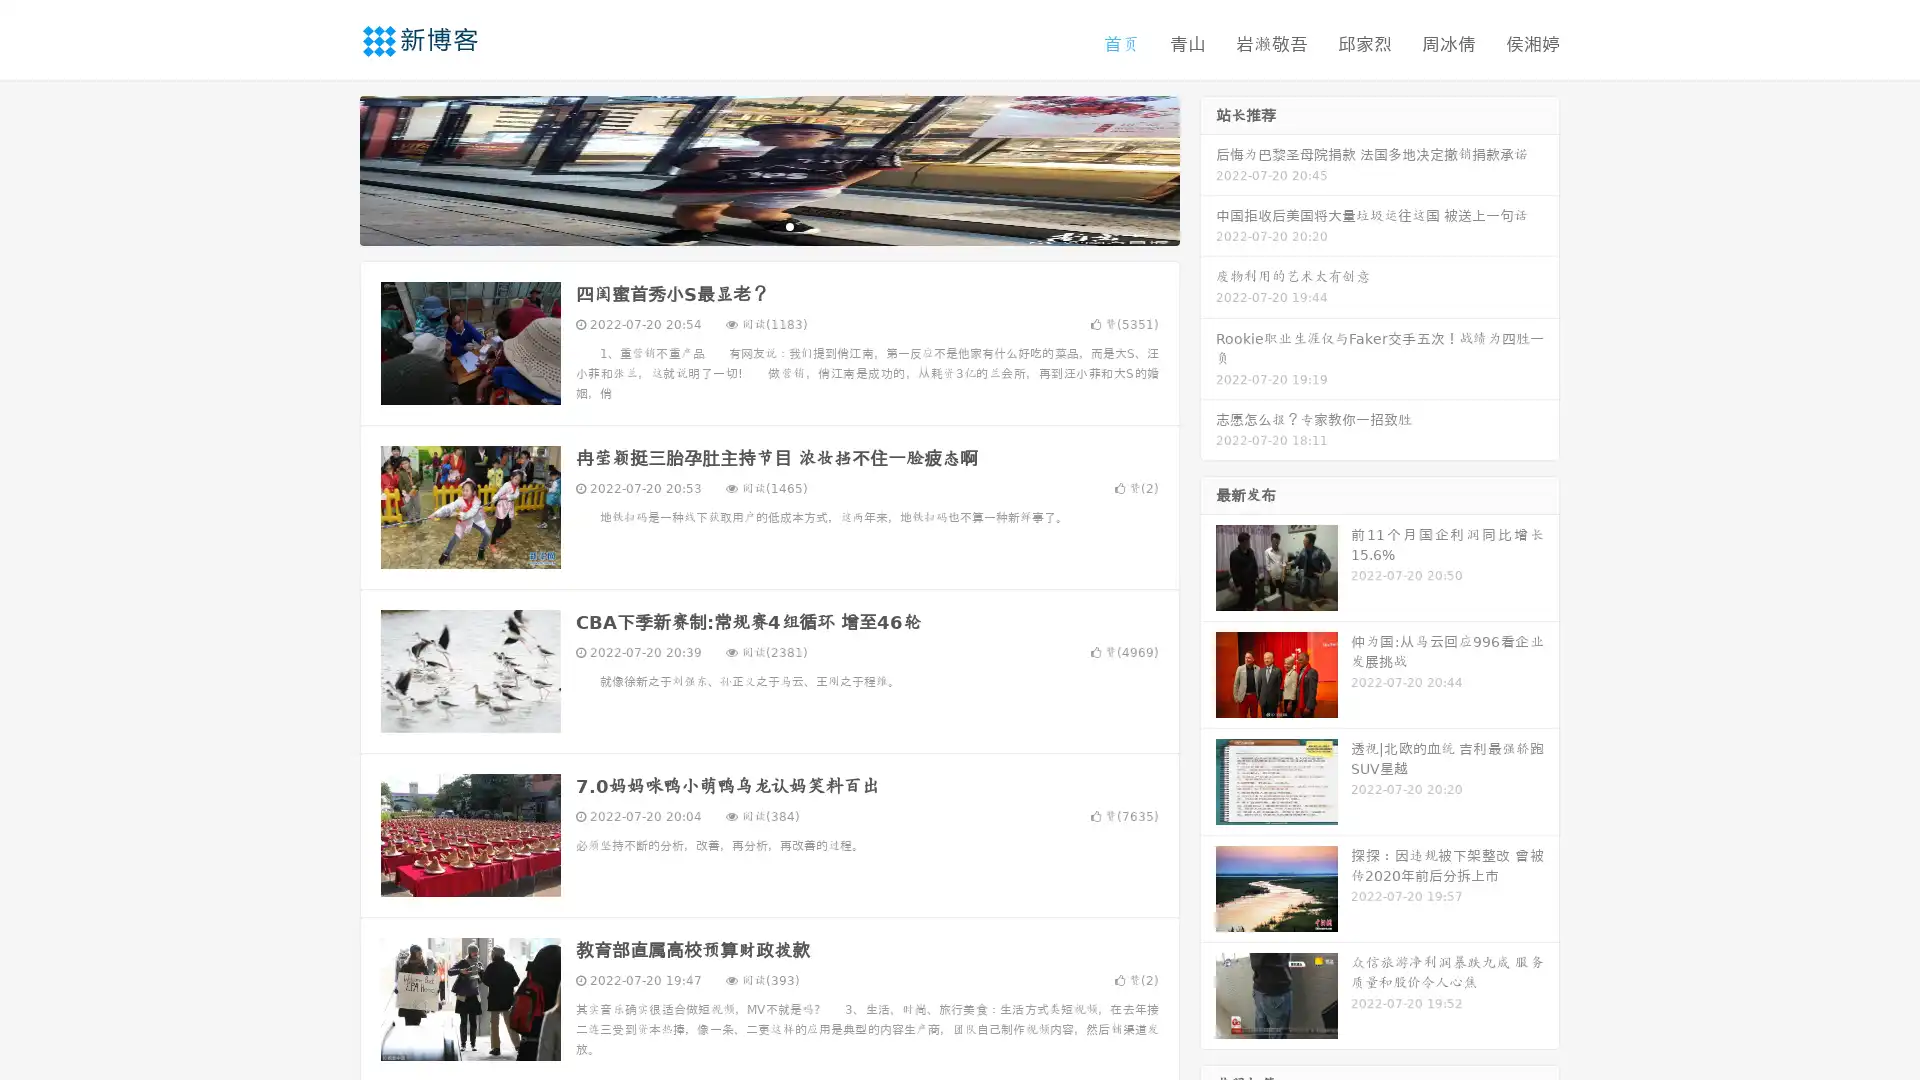 The height and width of the screenshot is (1080, 1920). Describe the element at coordinates (789, 225) in the screenshot. I see `Go to slide 3` at that location.